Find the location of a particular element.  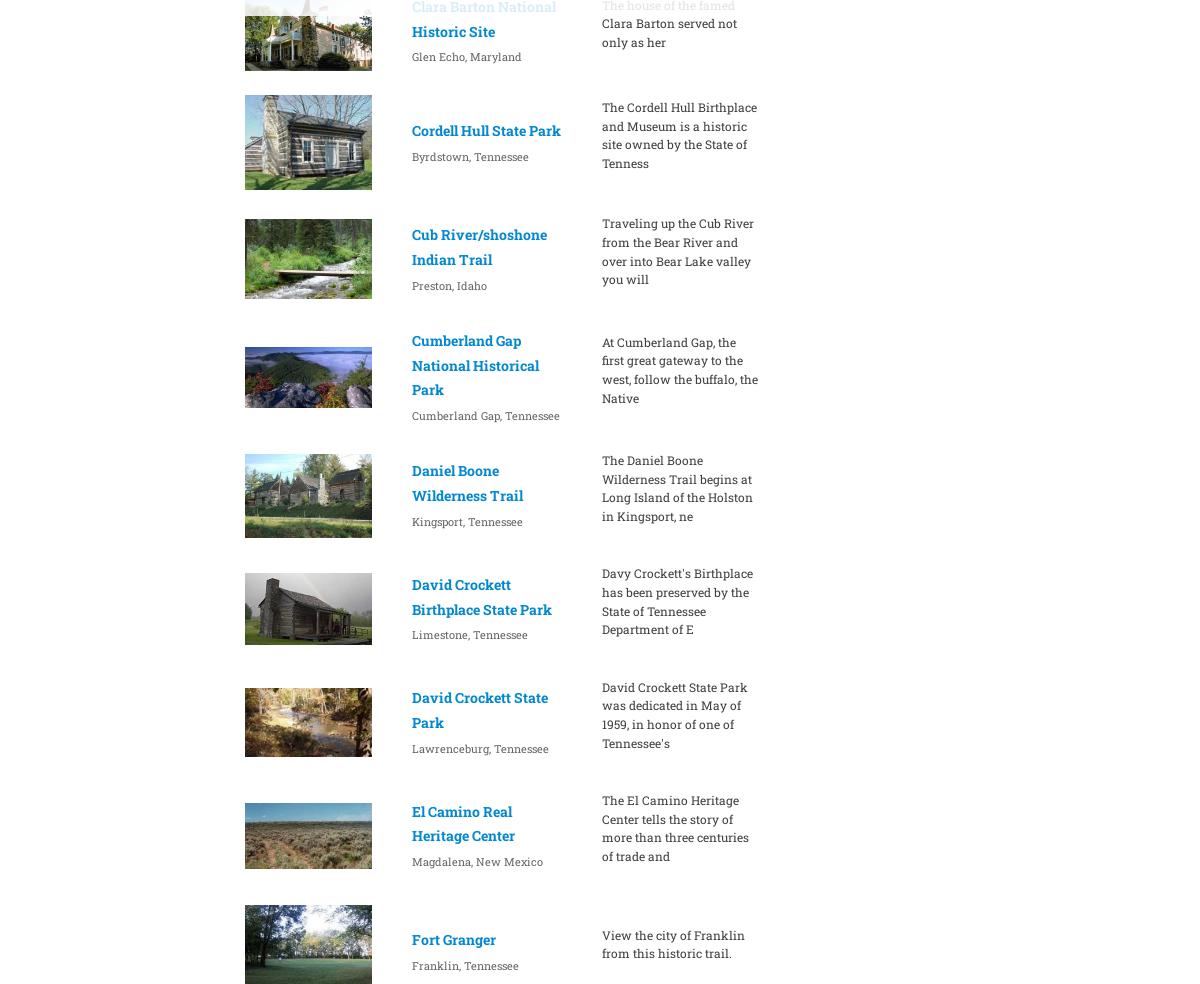

'The El Camino Heritage Center tells the story of more than three centuries of trade and' is located at coordinates (674, 826).